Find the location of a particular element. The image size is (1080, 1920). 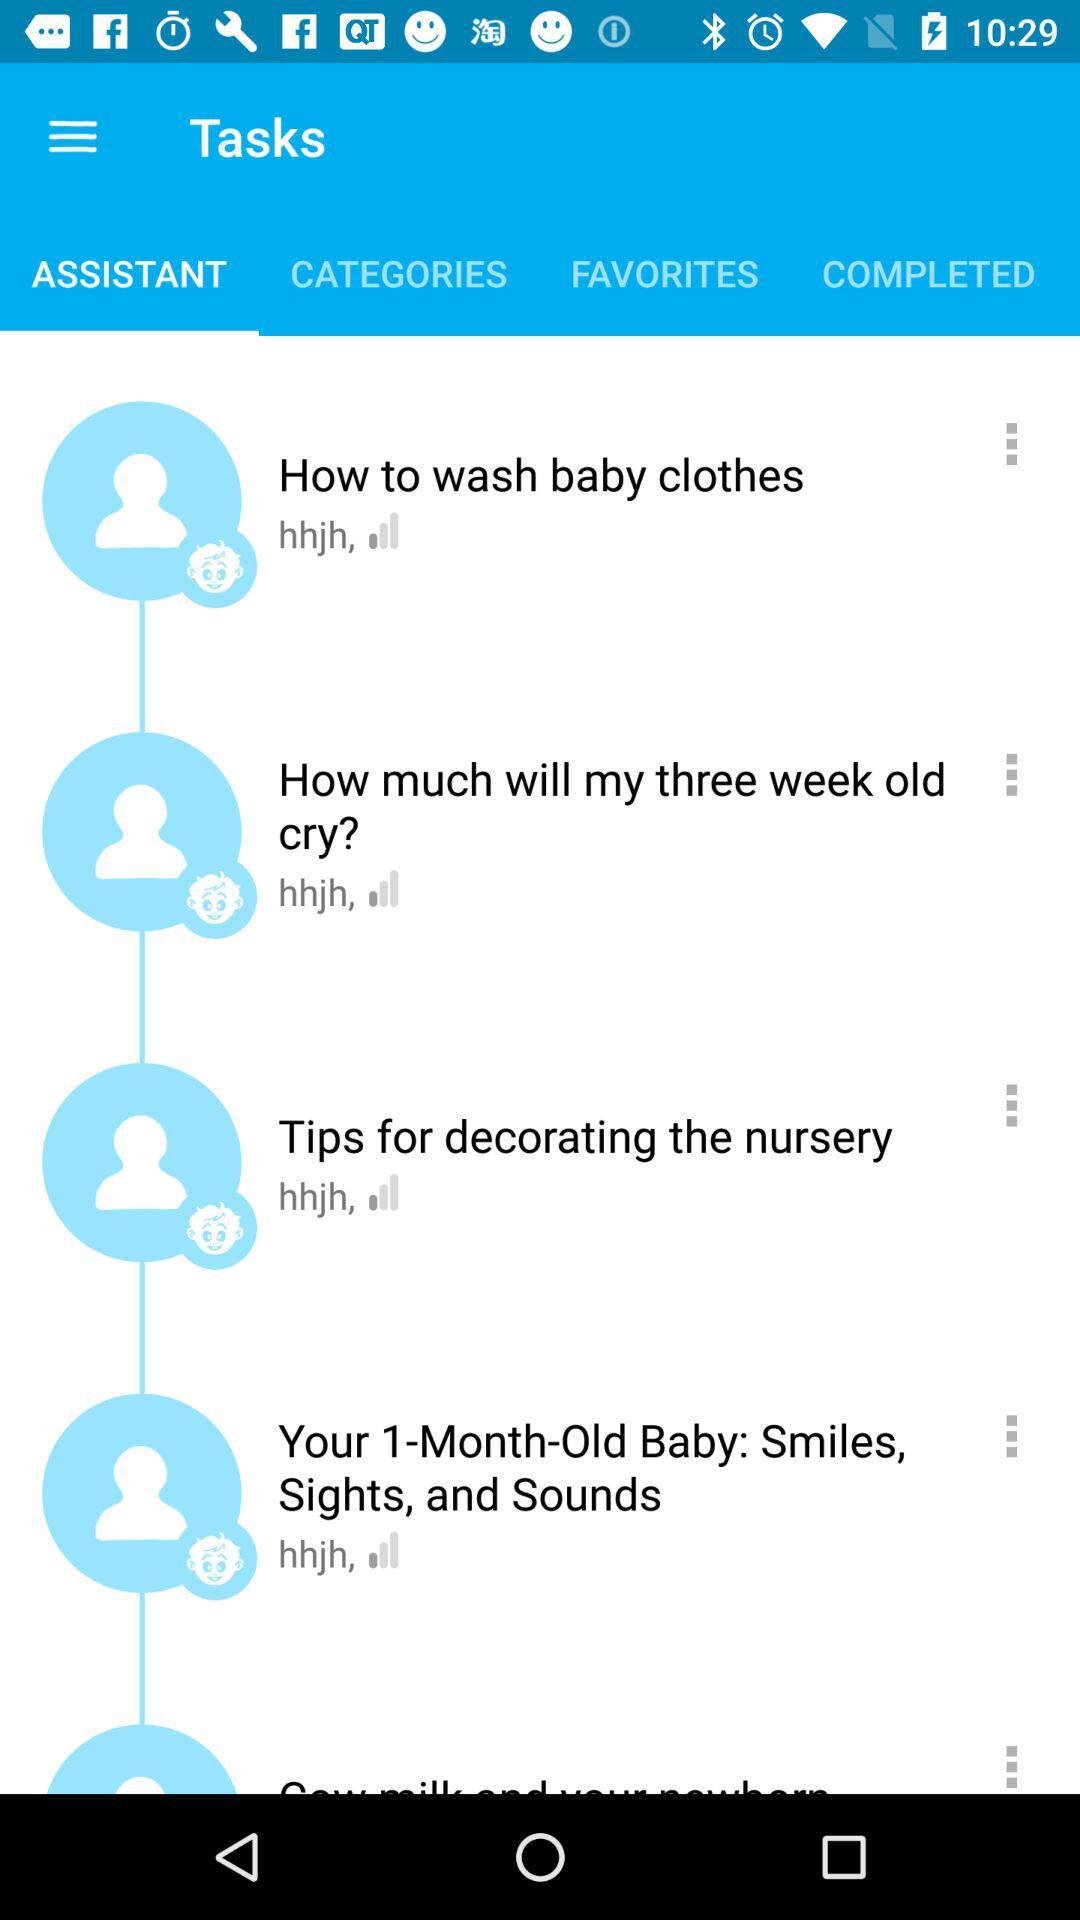

the icon next to the tasks icon is located at coordinates (72, 135).